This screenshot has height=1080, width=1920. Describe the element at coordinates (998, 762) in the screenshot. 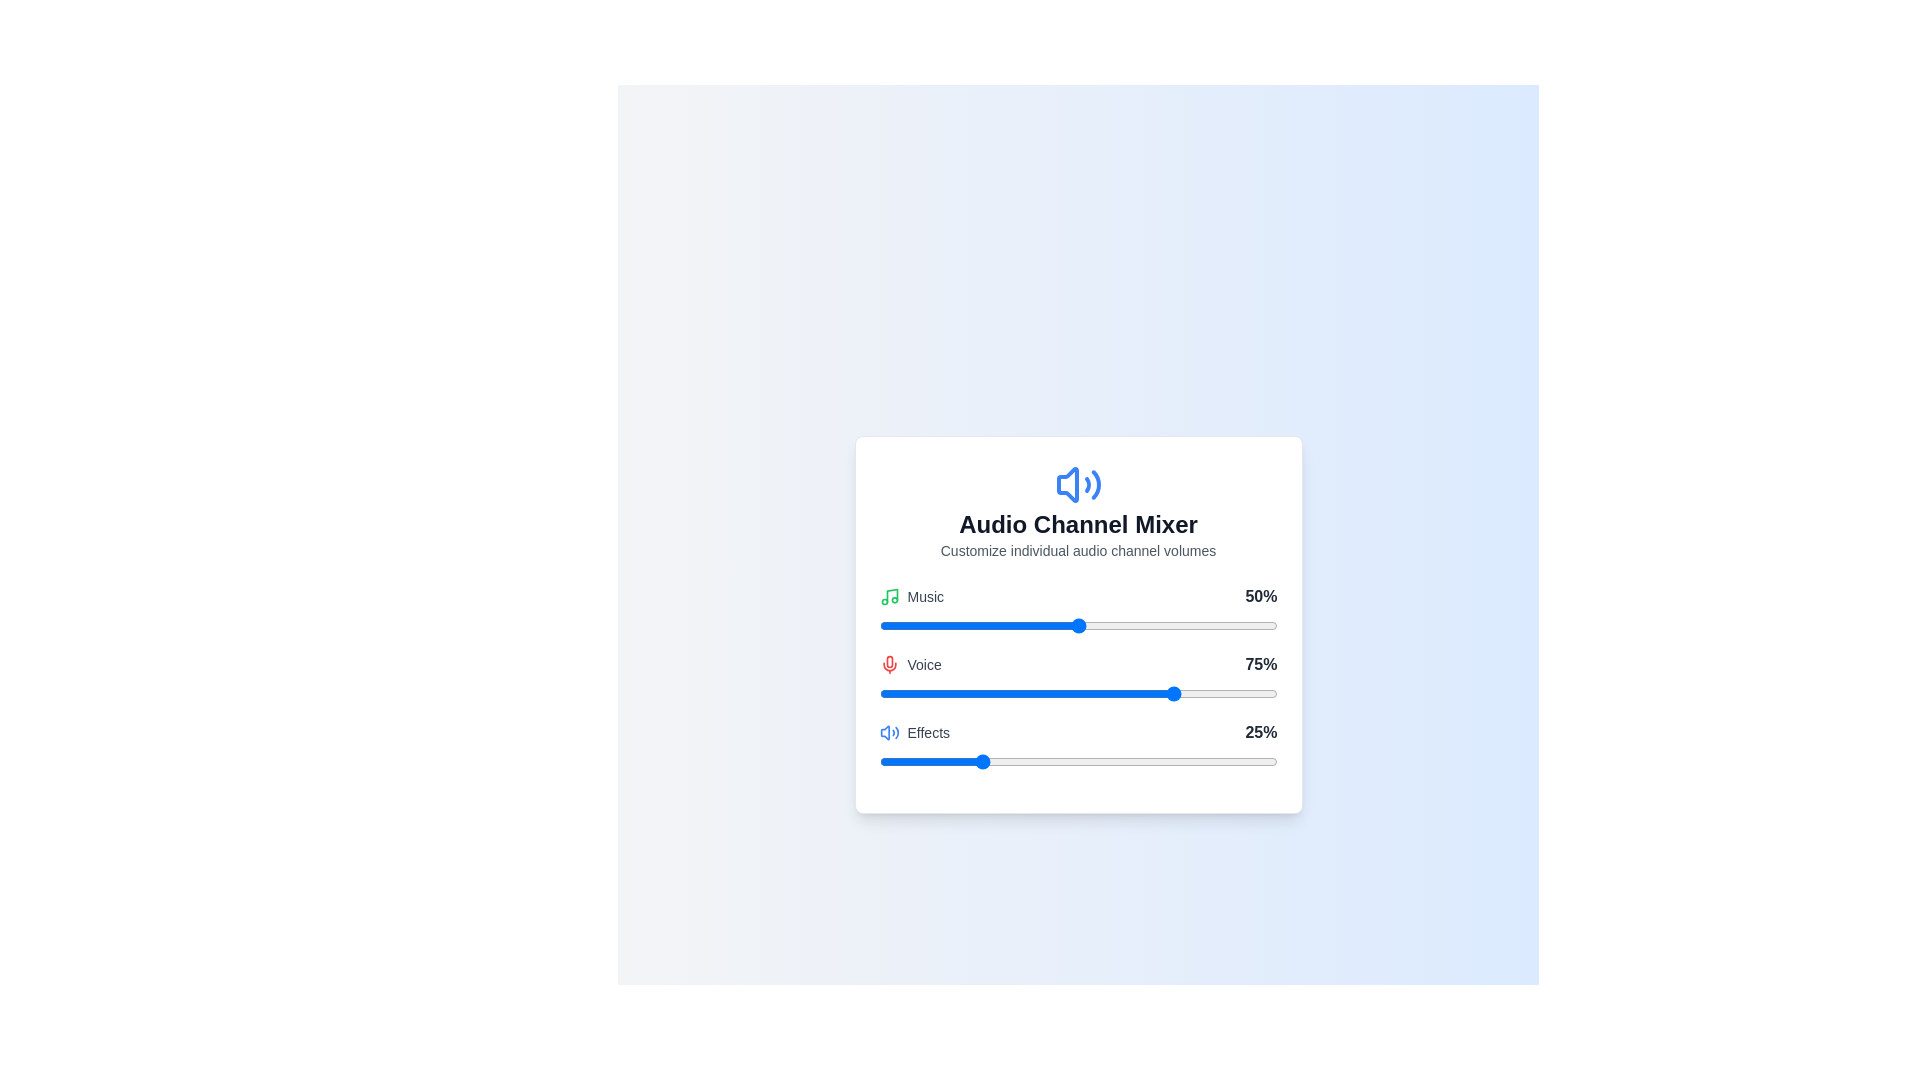

I see `the 'Effects' volume slider` at that location.